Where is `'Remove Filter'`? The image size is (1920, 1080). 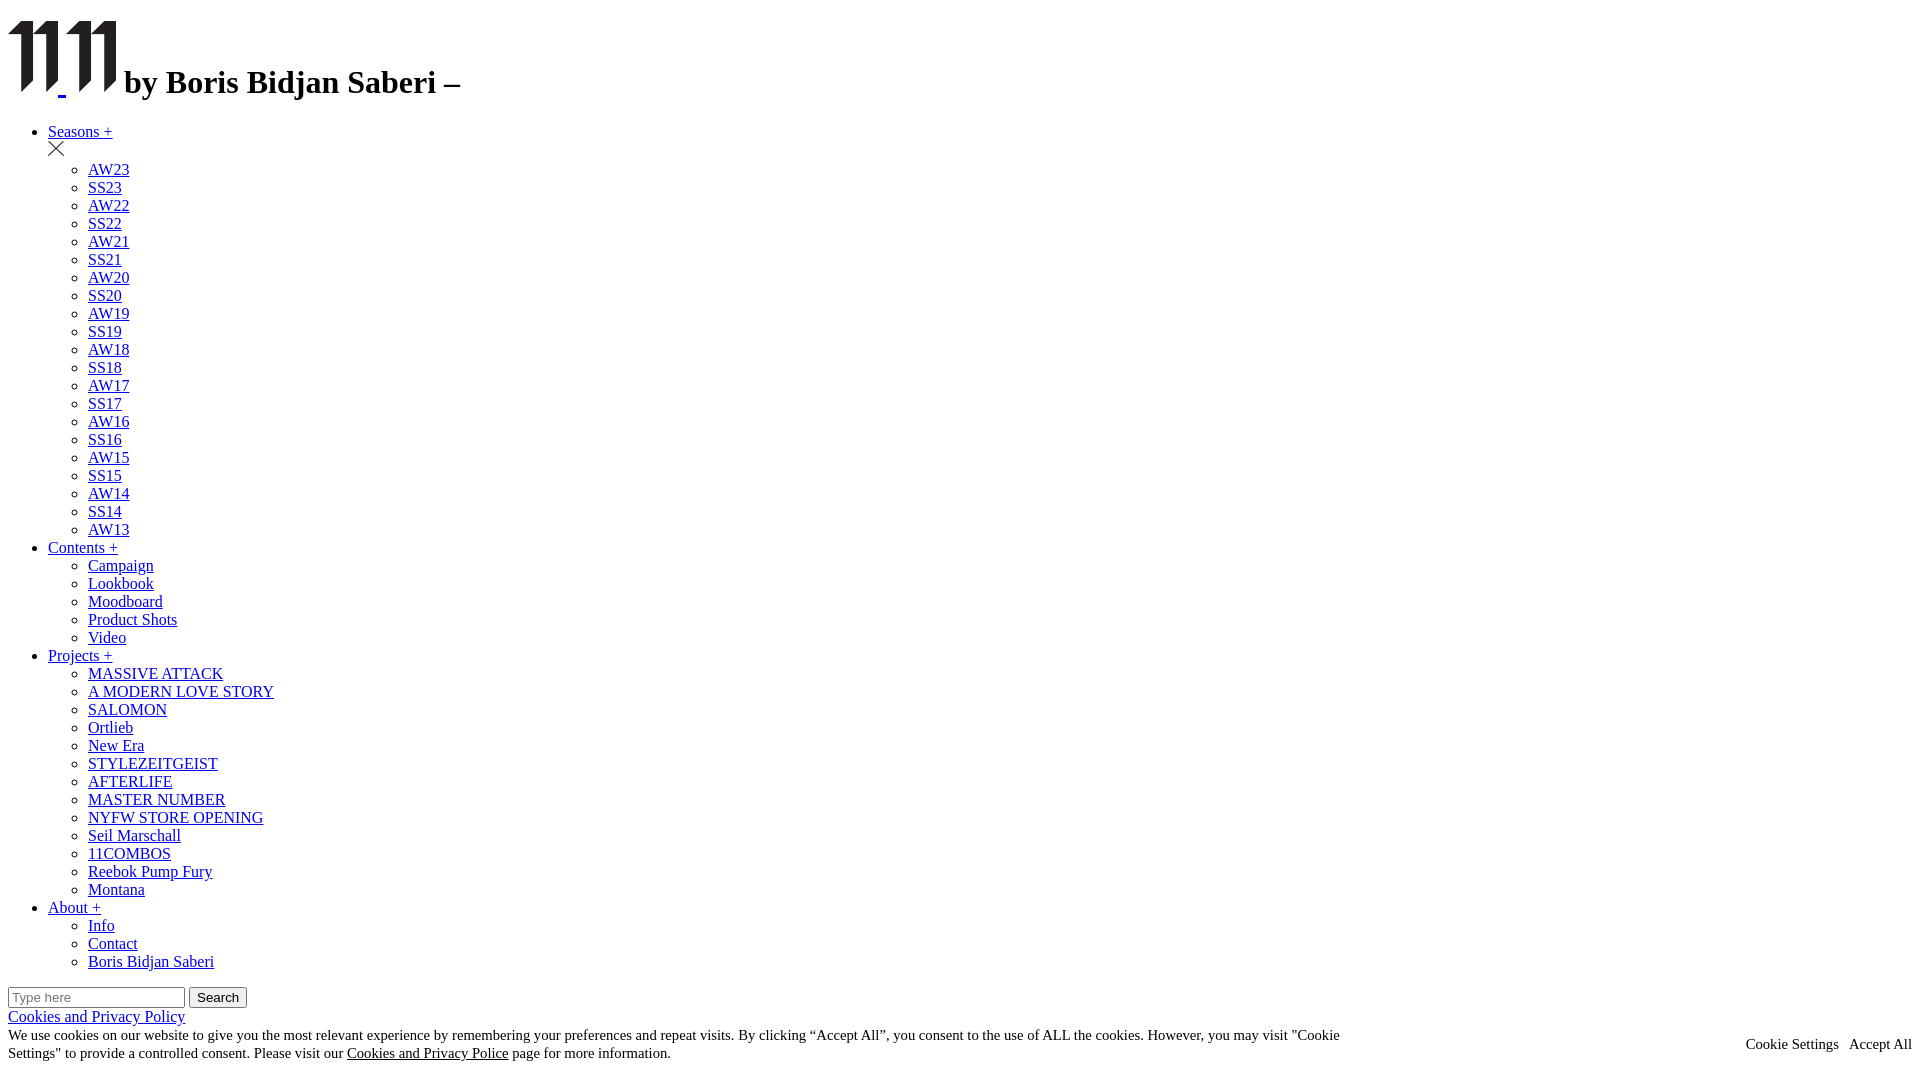
'Remove Filter' is located at coordinates (56, 150).